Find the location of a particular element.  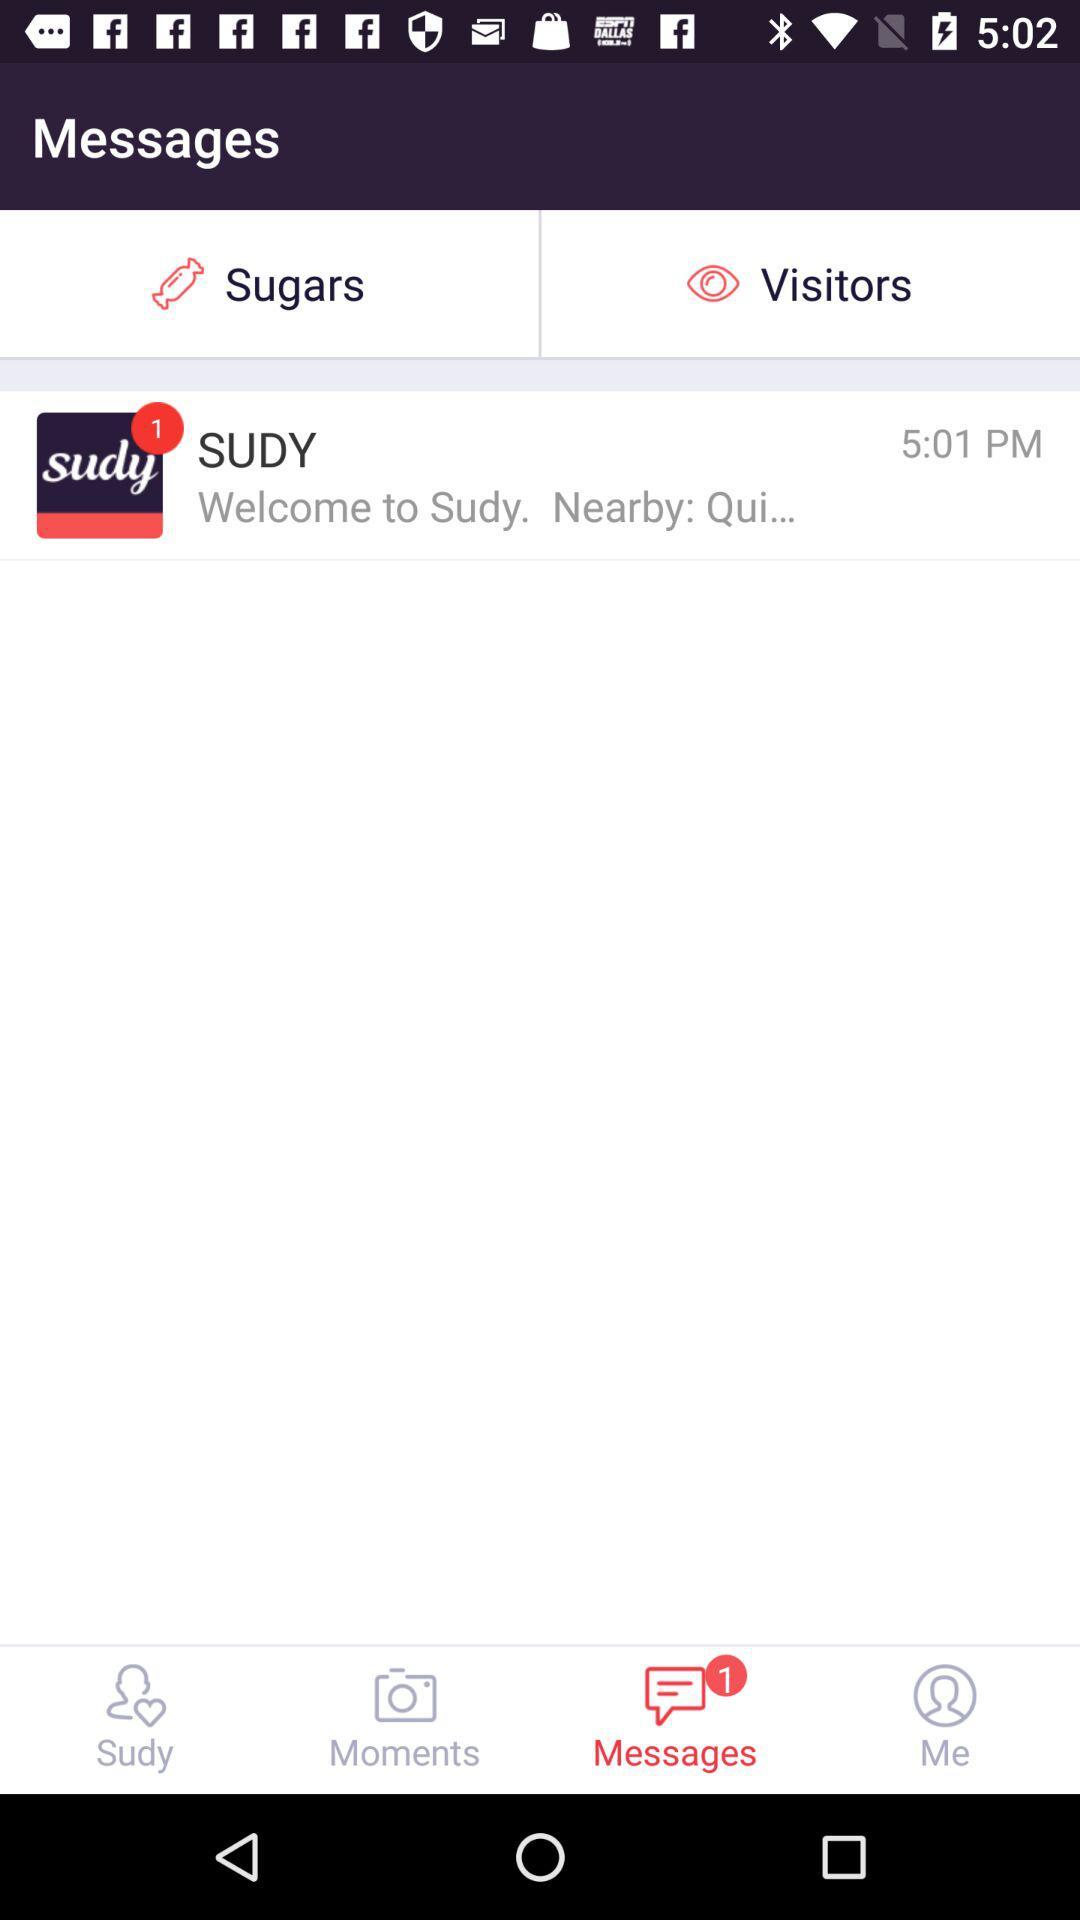

the welcome to sudy is located at coordinates (499, 504).